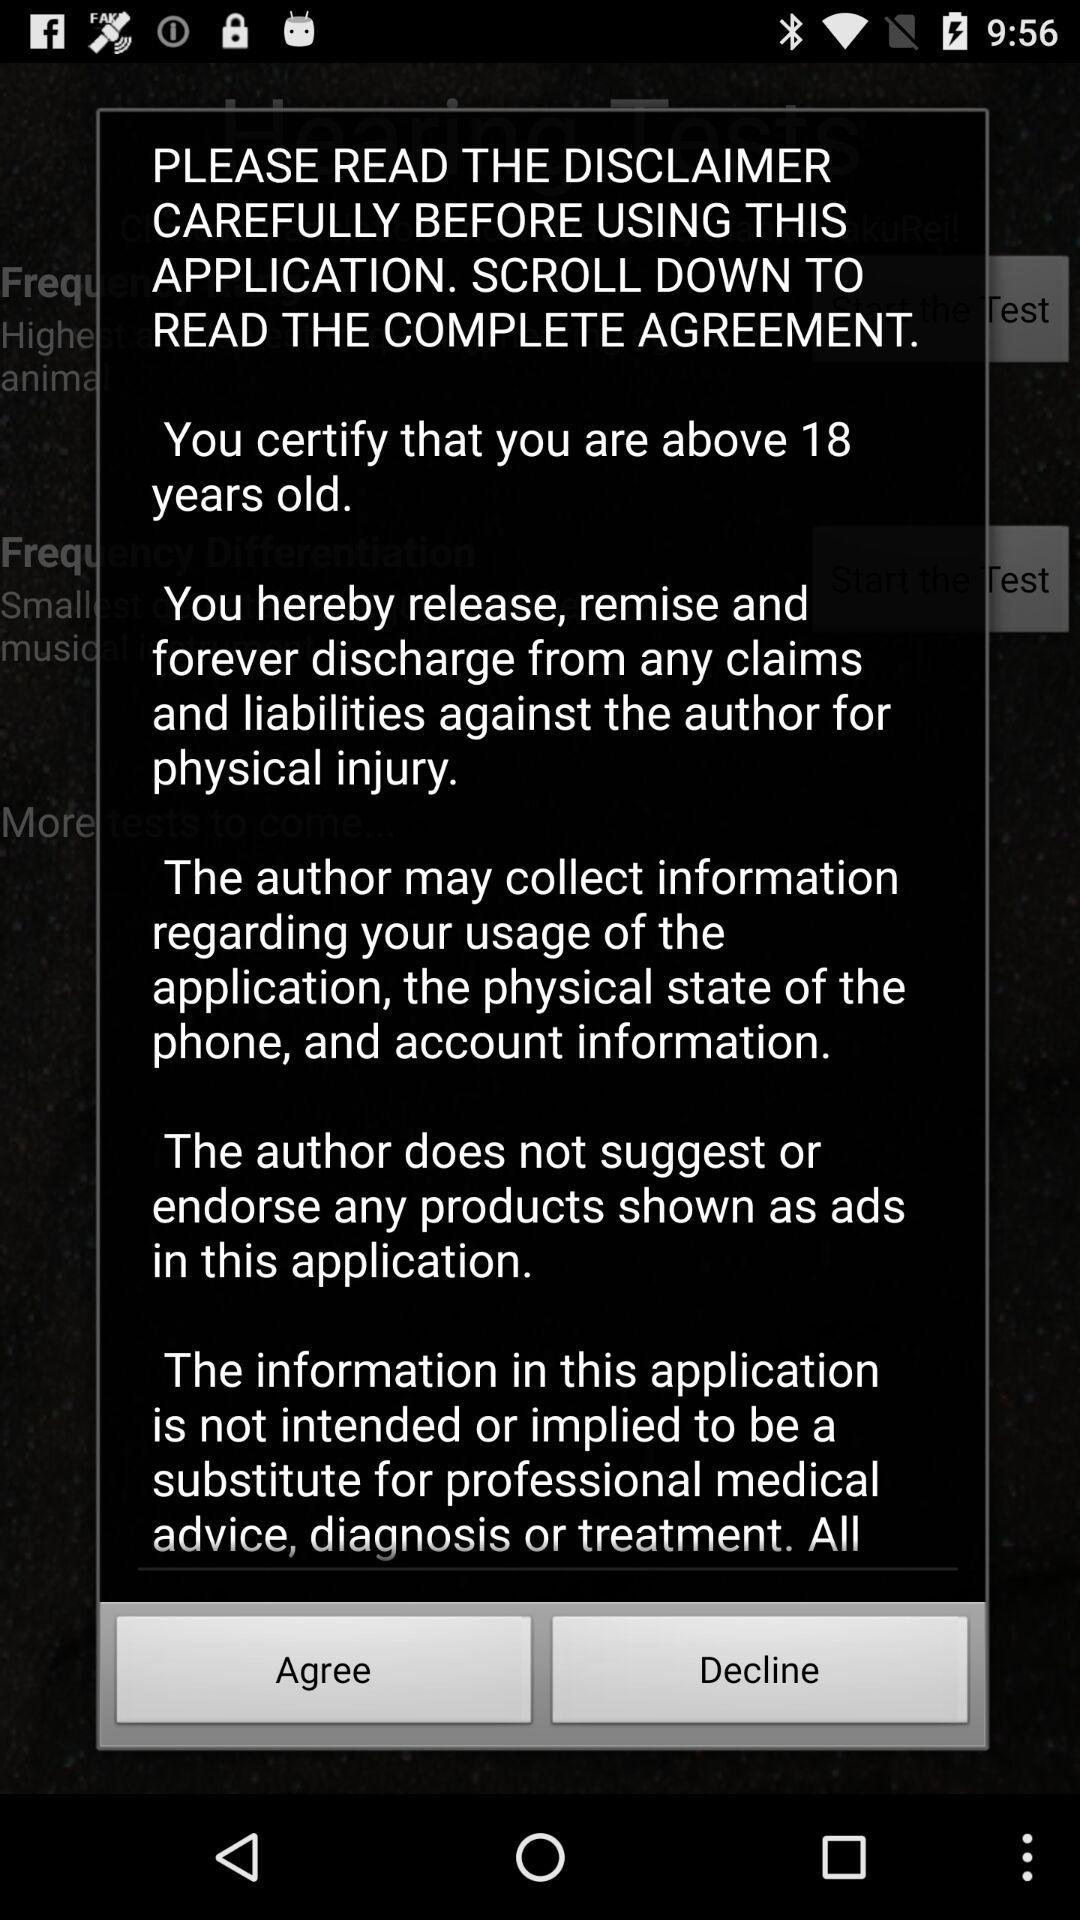 Image resolution: width=1080 pixels, height=1920 pixels. What do you see at coordinates (323, 1675) in the screenshot?
I see `the item at the bottom left corner` at bounding box center [323, 1675].